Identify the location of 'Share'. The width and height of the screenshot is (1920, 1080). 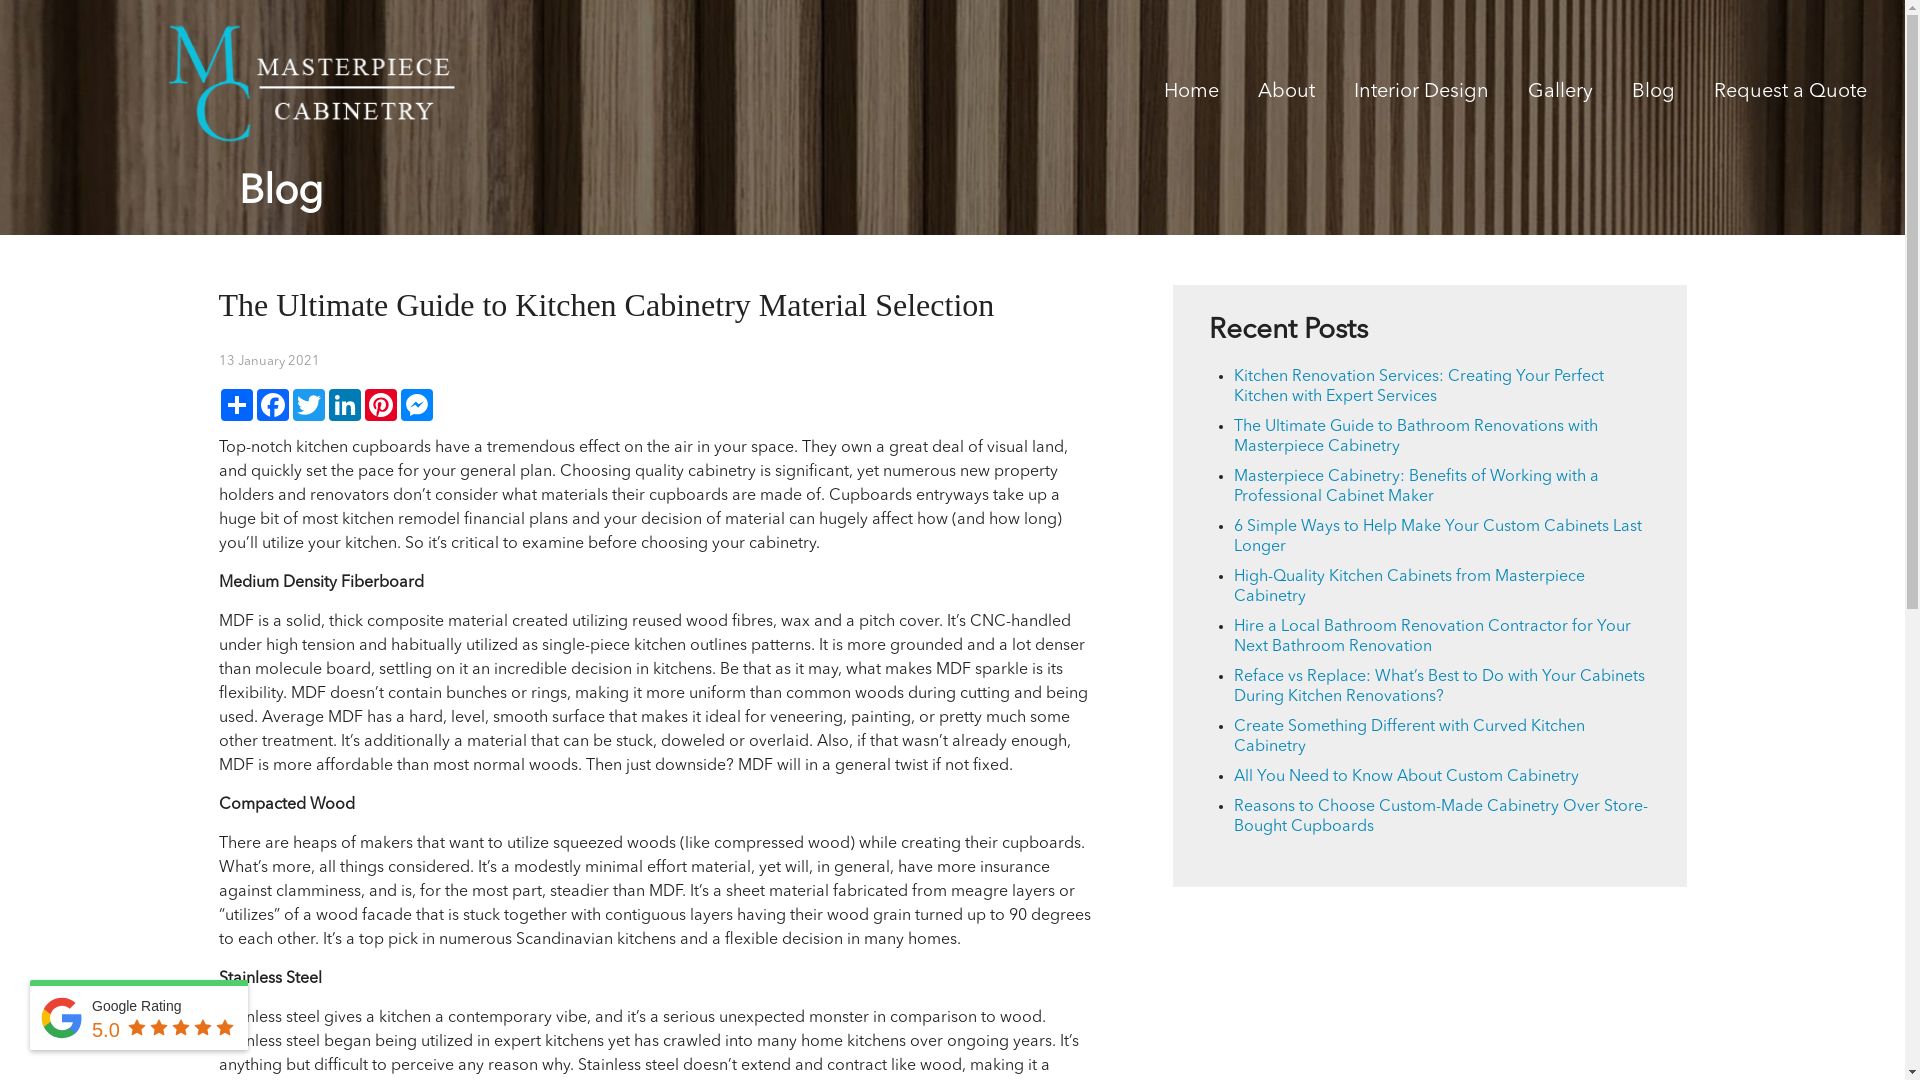
(235, 405).